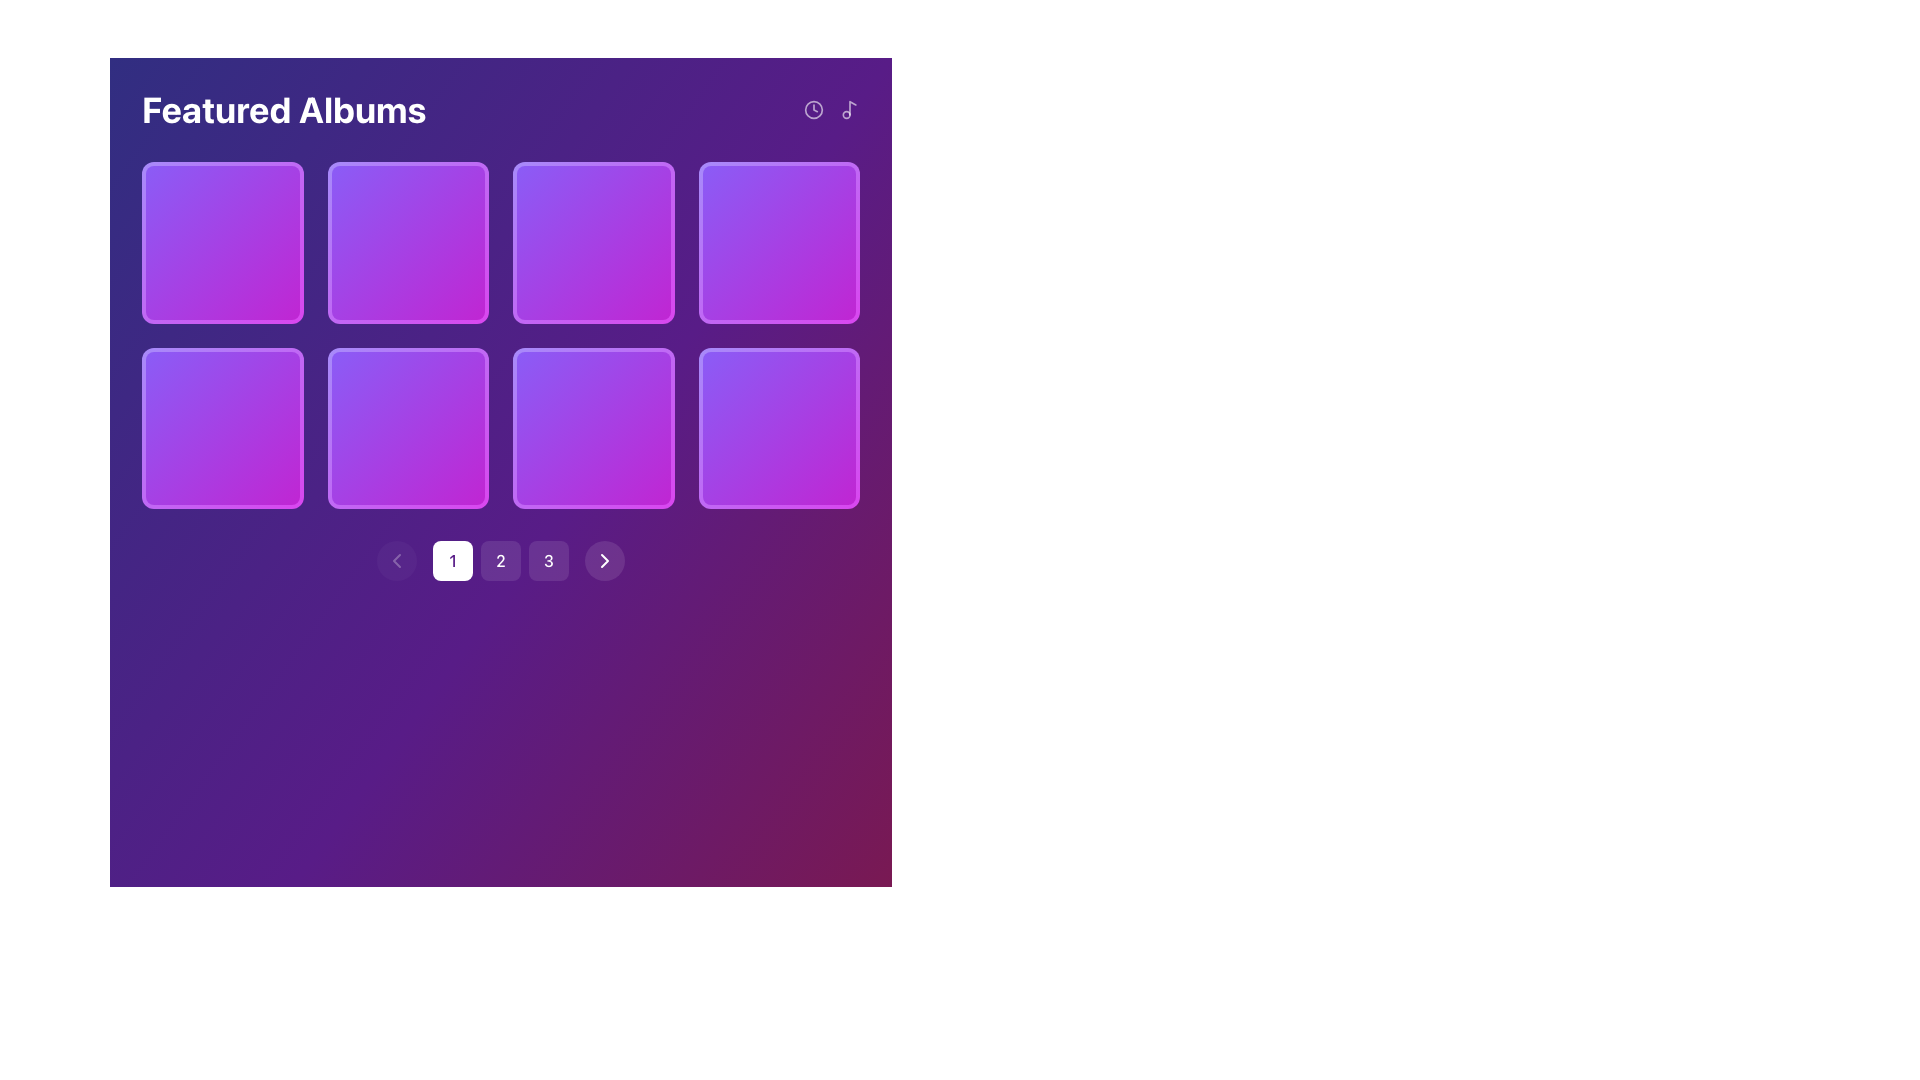 The height and width of the screenshot is (1080, 1920). I want to click on the Album card element, which is a square block with a gradient background transitioning from violet to fuchsia, located in the middle block of the second row in a grid layout, so click(592, 427).